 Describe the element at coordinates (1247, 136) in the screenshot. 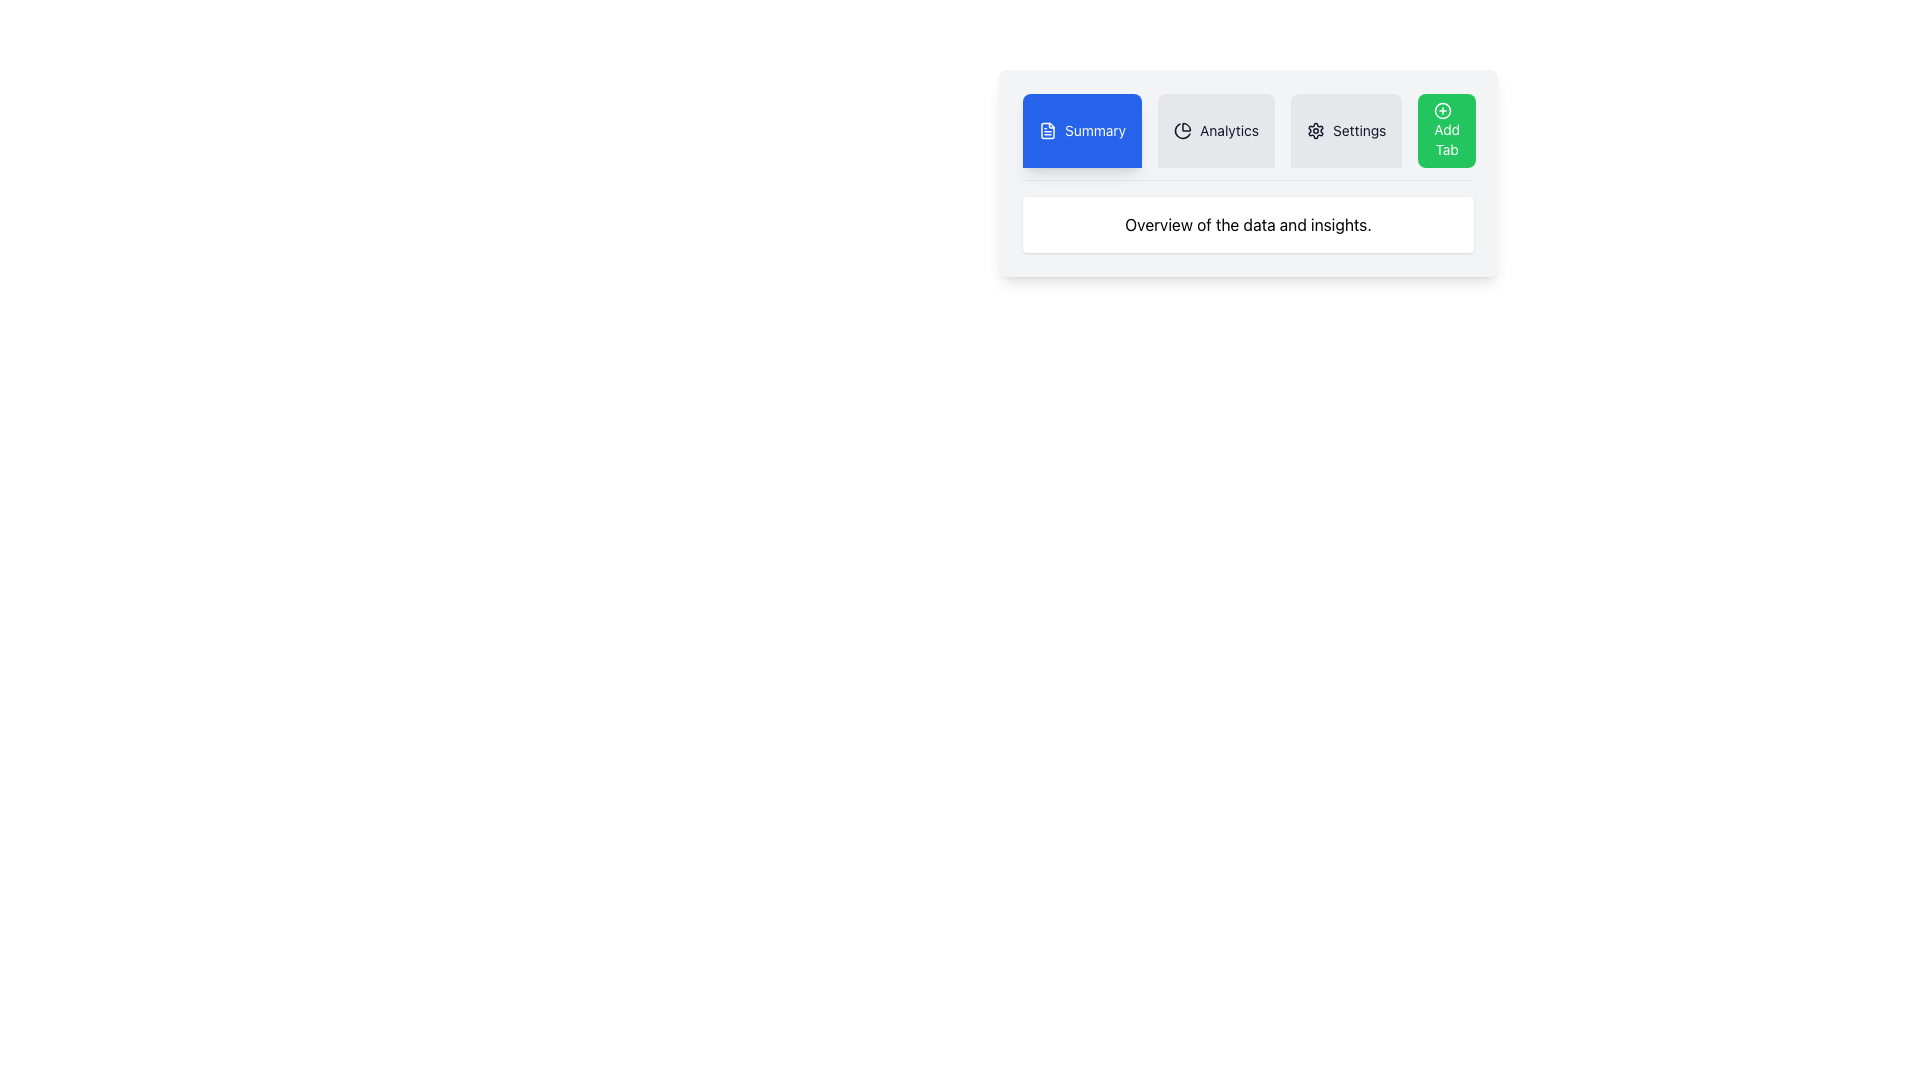

I see `the analytics navigation button located between the 'Summary' button and the 'Settings' button in the top center navigation bar` at that location.